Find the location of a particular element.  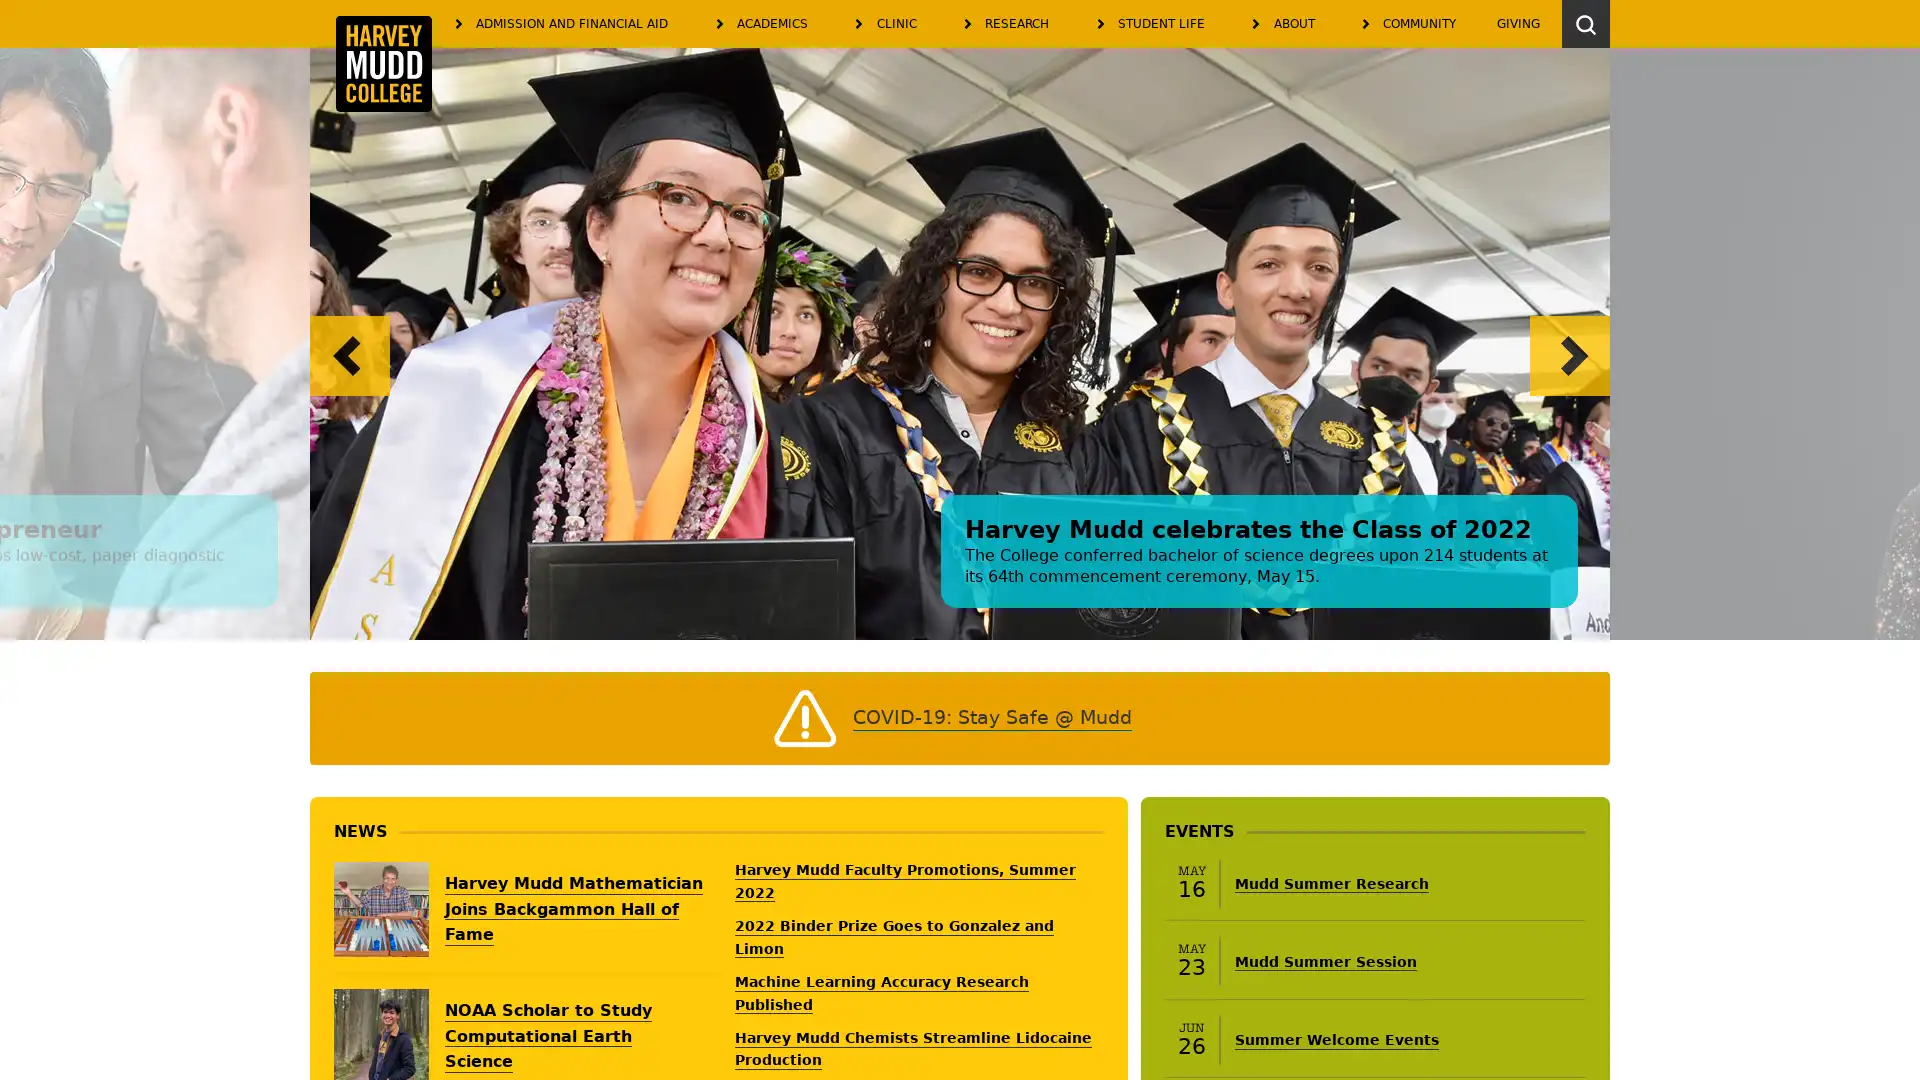

Next slide. is located at coordinates (1568, 353).